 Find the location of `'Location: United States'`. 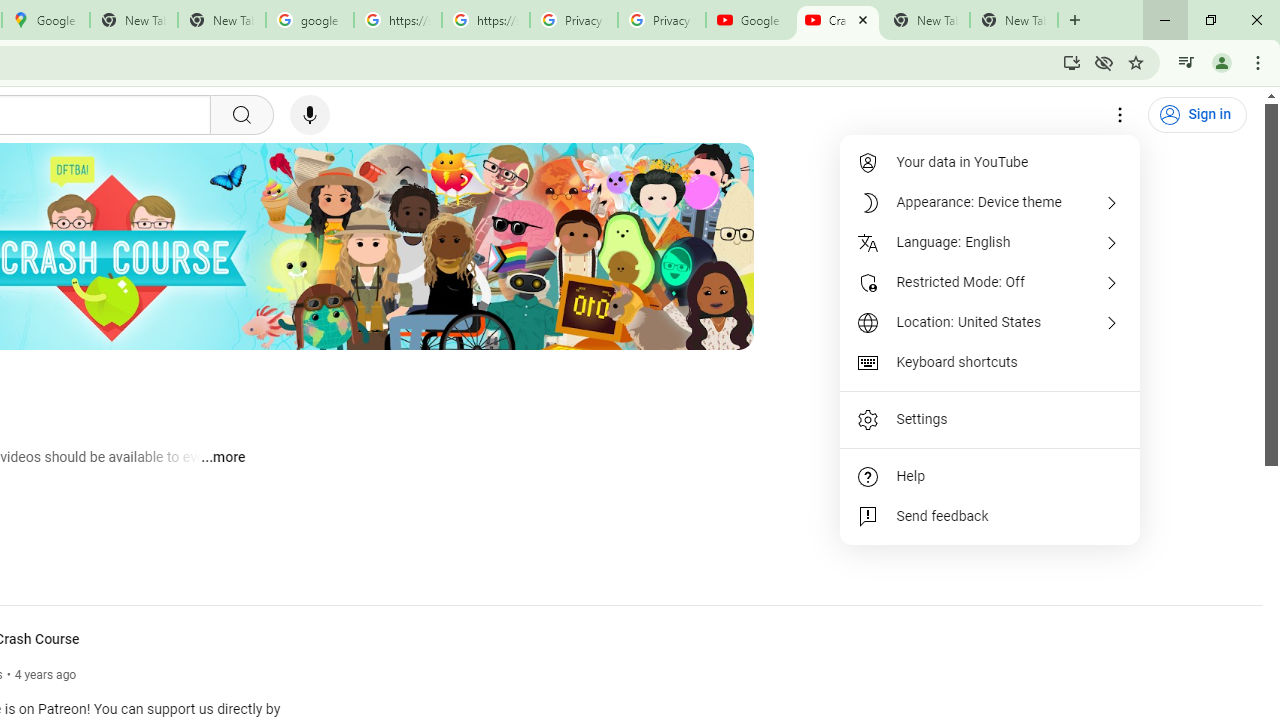

'Location: United States' is located at coordinates (990, 321).